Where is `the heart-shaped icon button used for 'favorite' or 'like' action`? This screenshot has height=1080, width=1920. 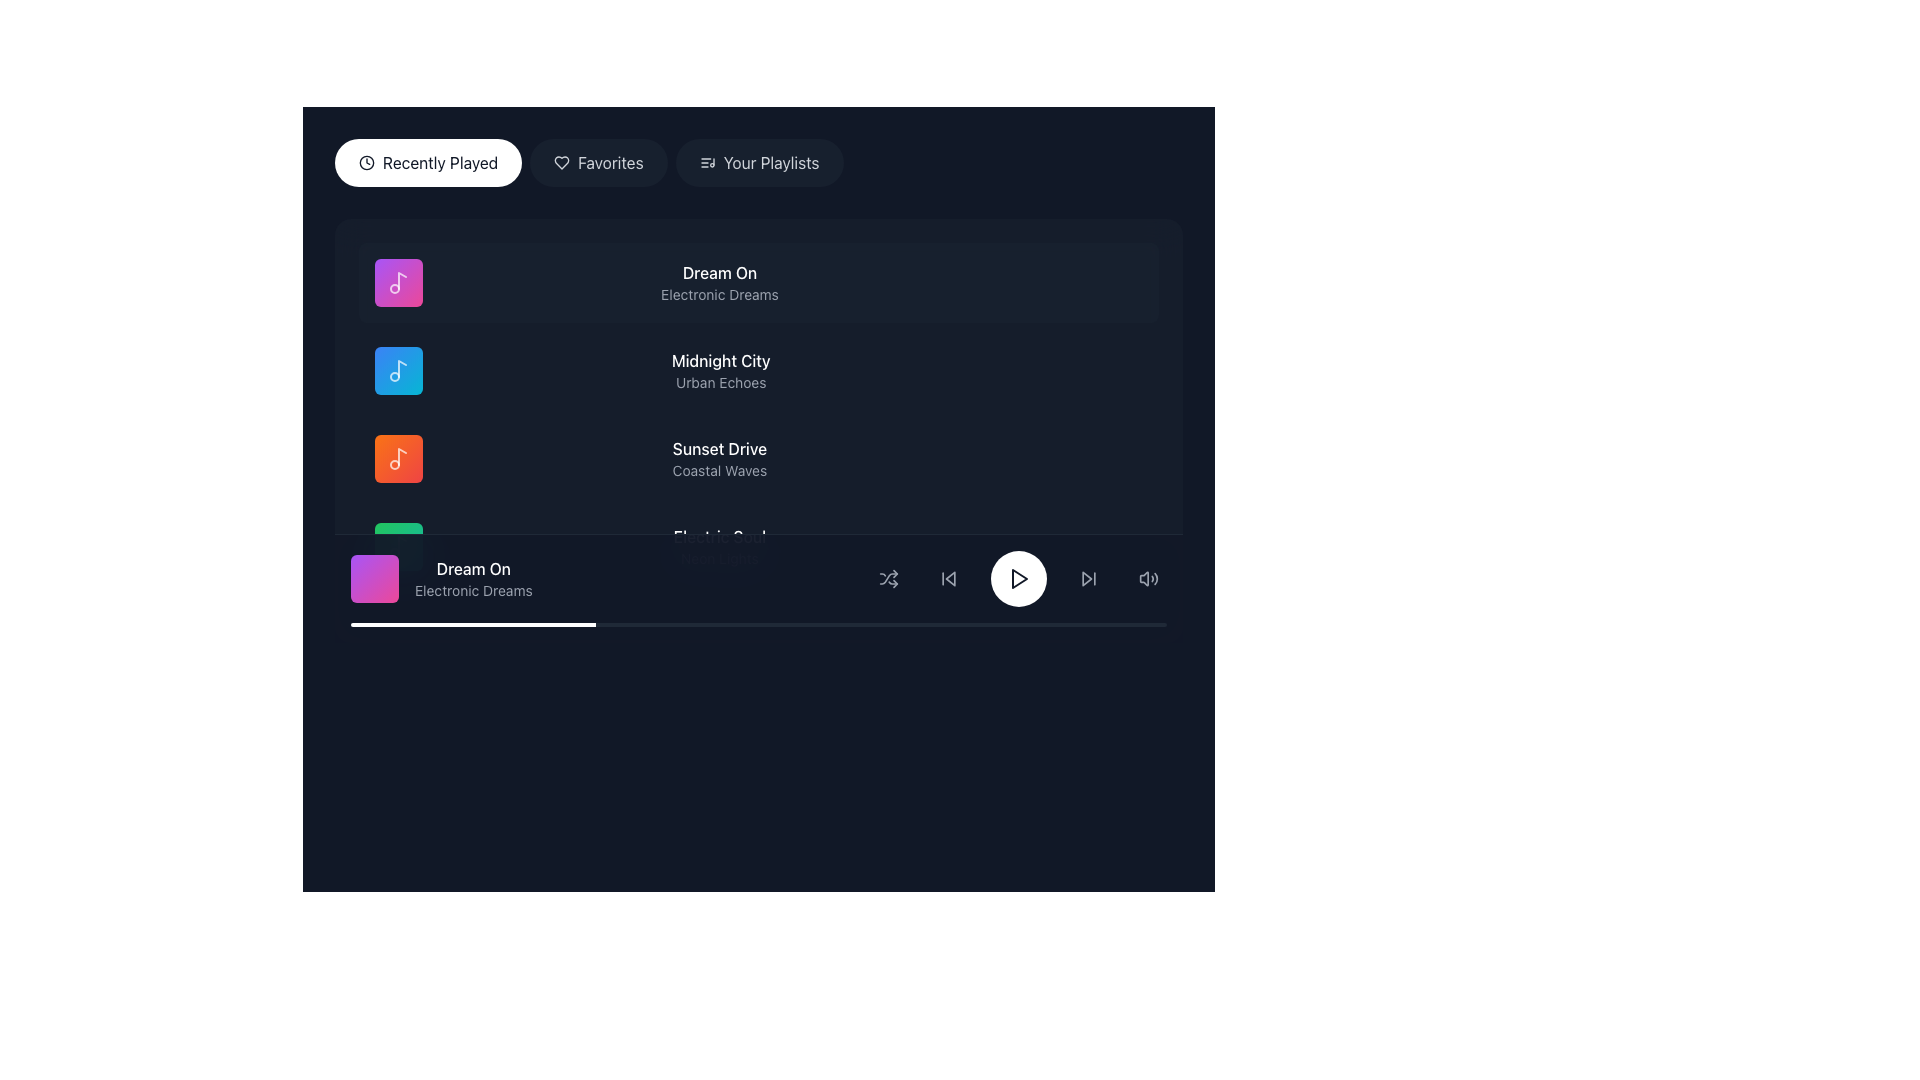
the heart-shaped icon button used for 'favorite' or 'like' action is located at coordinates (1032, 547).